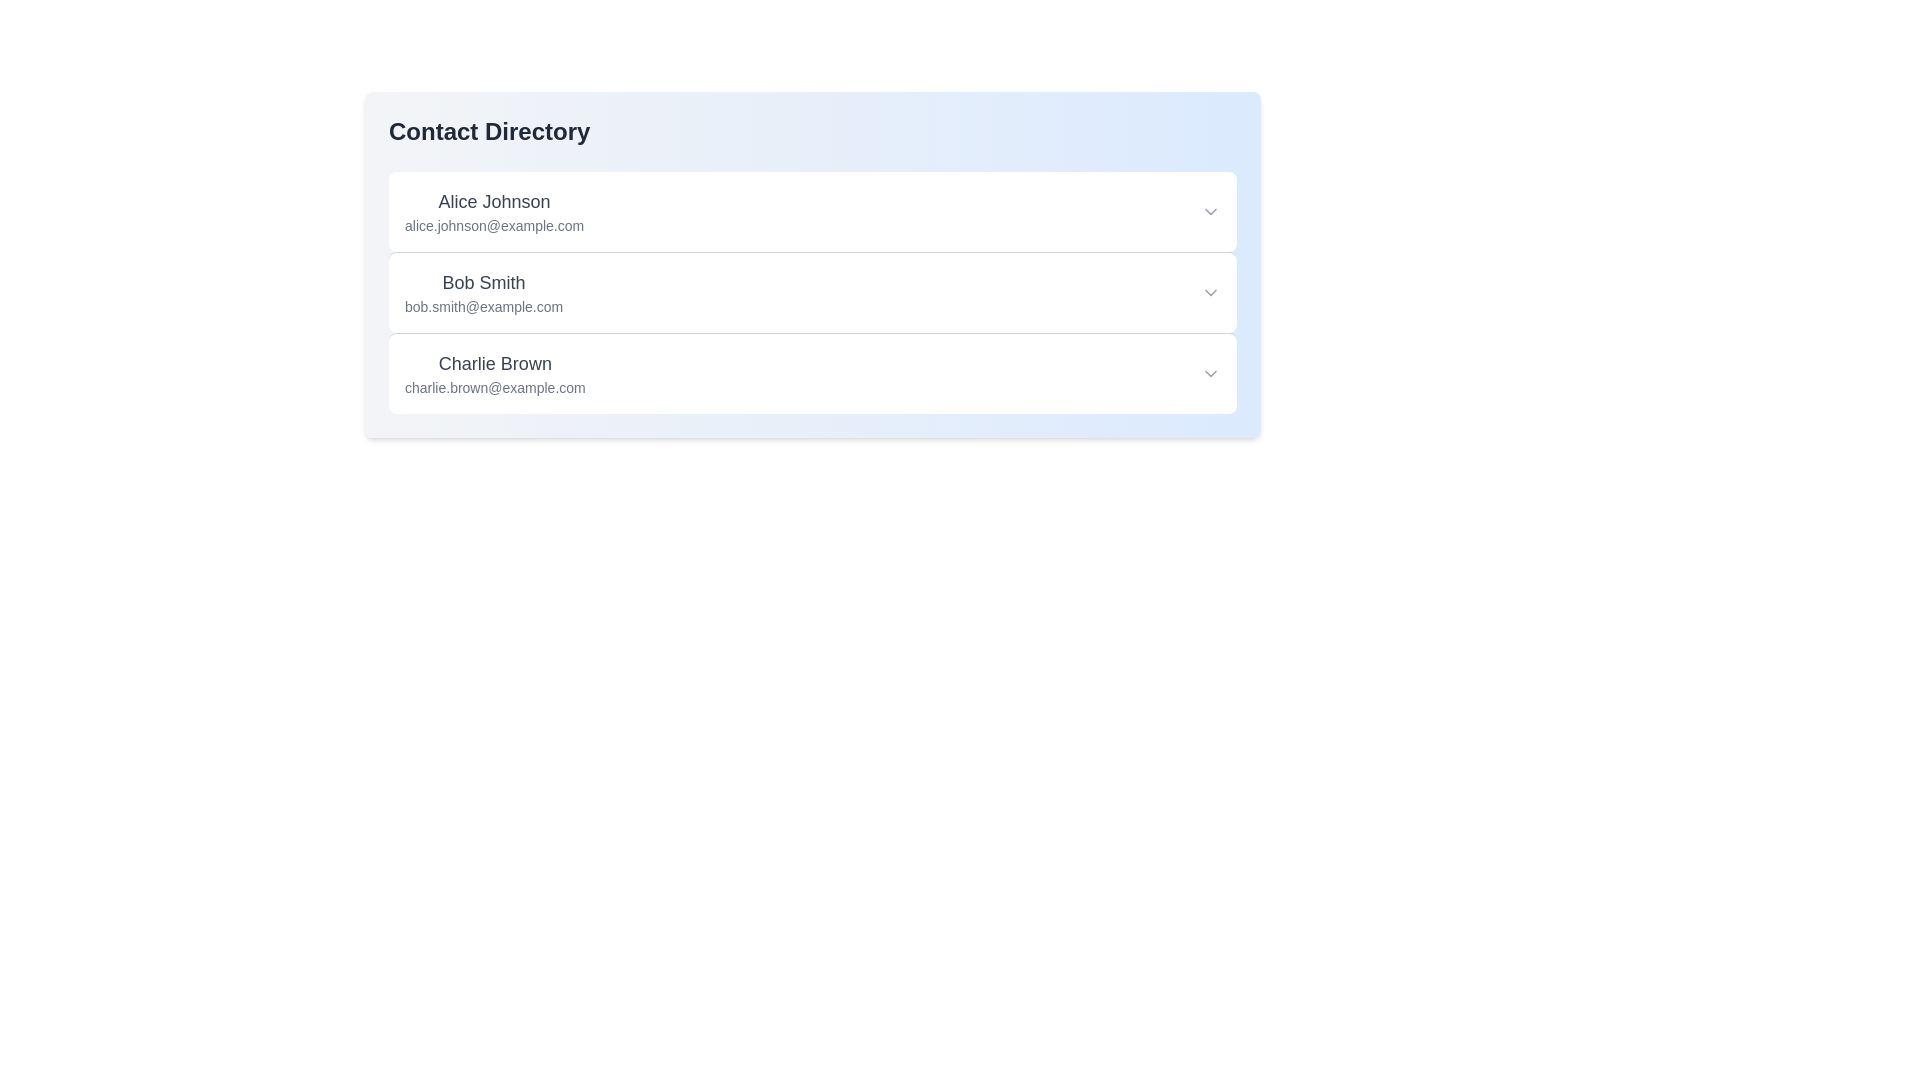 Image resolution: width=1920 pixels, height=1080 pixels. What do you see at coordinates (494, 225) in the screenshot?
I see `the email address 'alice.johnson@example.com' displayed in a smaller, muted gray font, located beneath the name 'Alice Johnson' in the contact directory` at bounding box center [494, 225].